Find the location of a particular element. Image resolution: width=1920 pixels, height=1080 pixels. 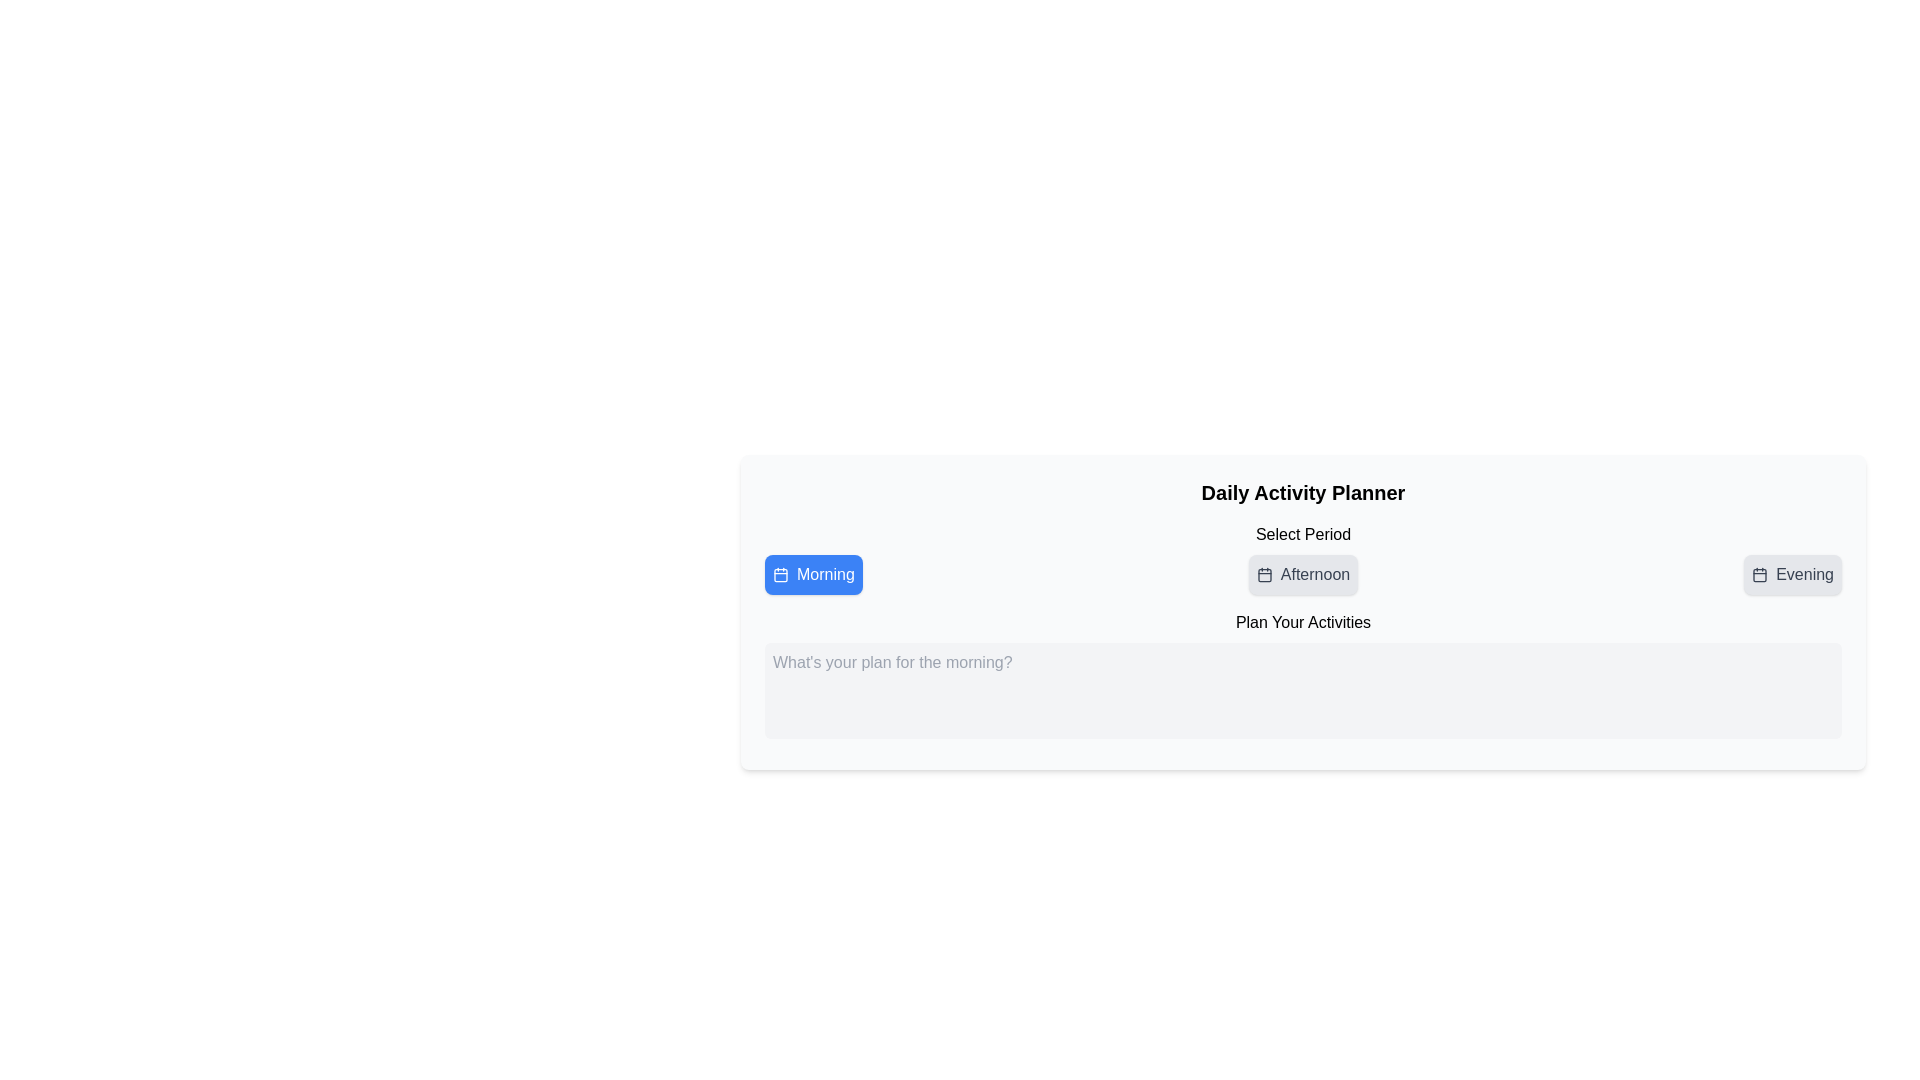

the 'Evening' button located below the 'Select Period' heading is located at coordinates (1793, 574).